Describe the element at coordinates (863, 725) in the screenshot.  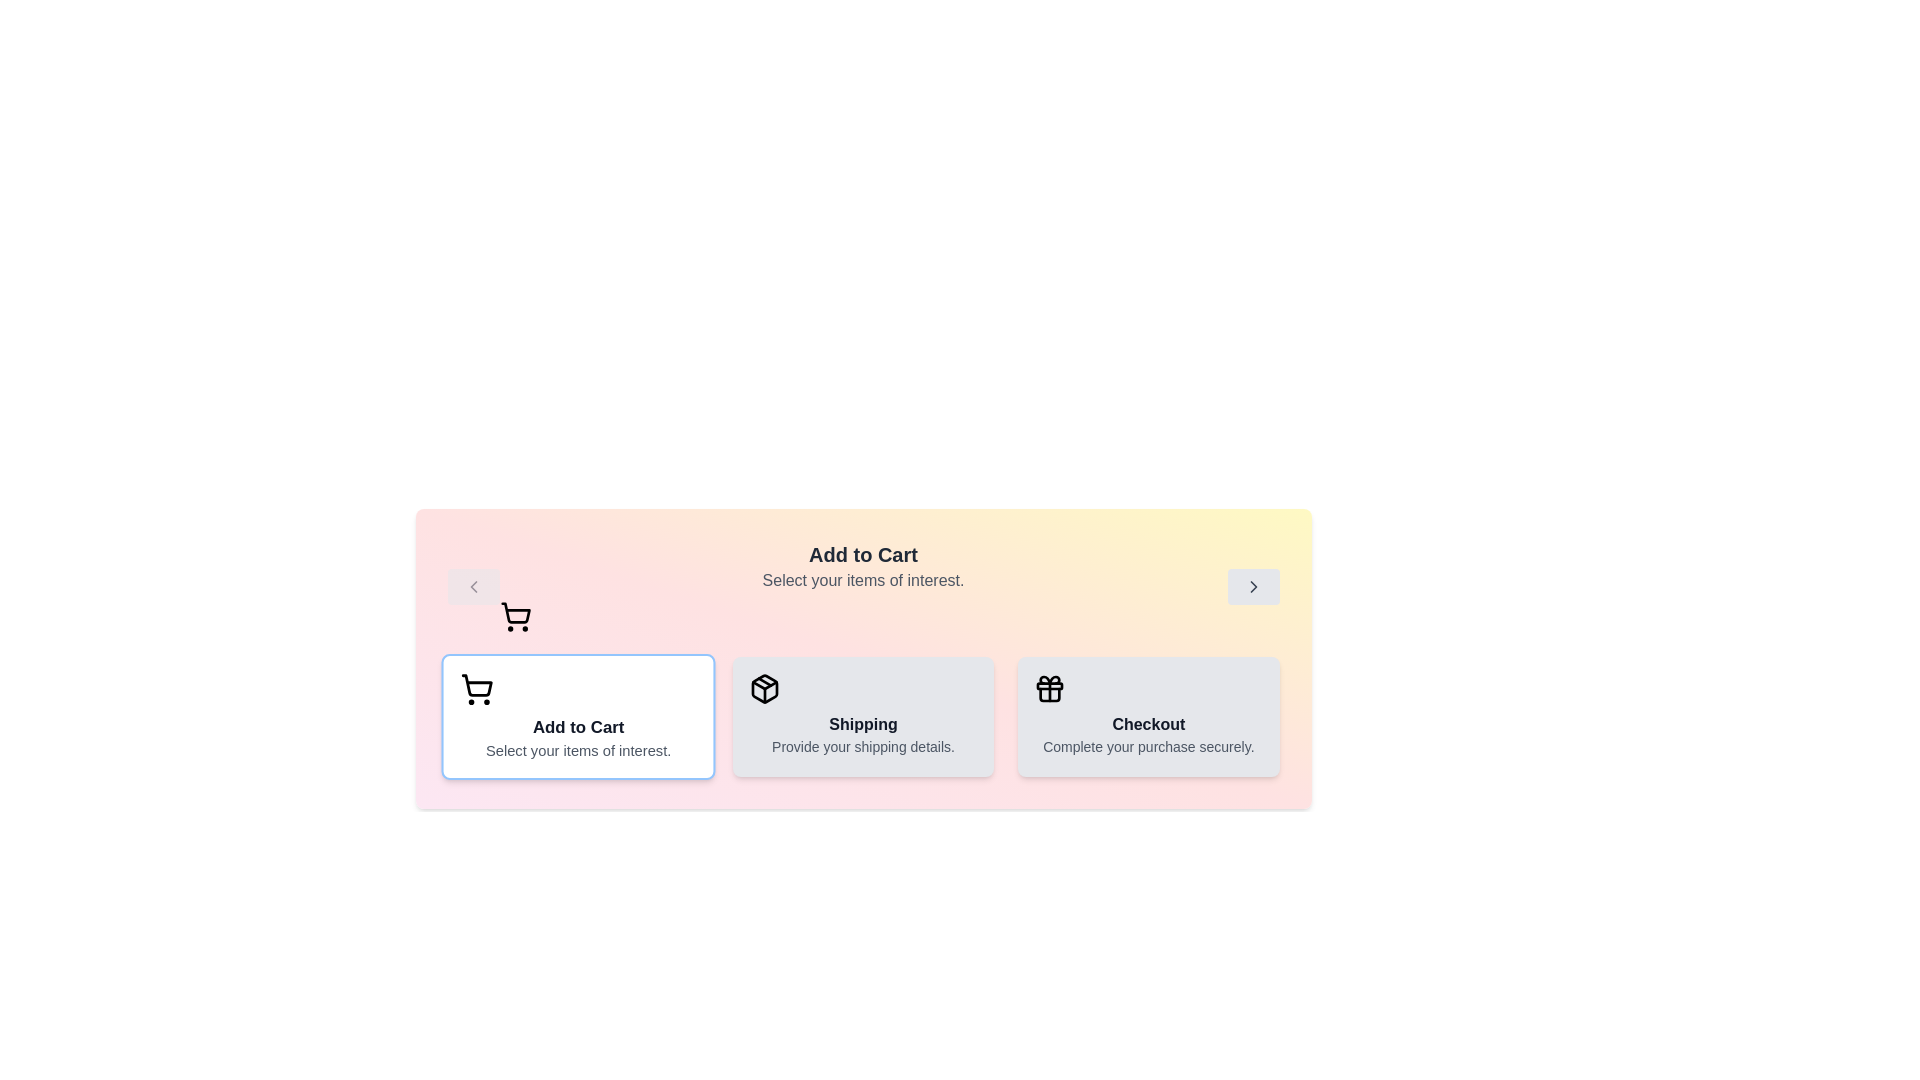
I see `the 'Shipping' text label which serves as an identifier for the shipping details card, located centrally within the second card of a three-card layout` at that location.